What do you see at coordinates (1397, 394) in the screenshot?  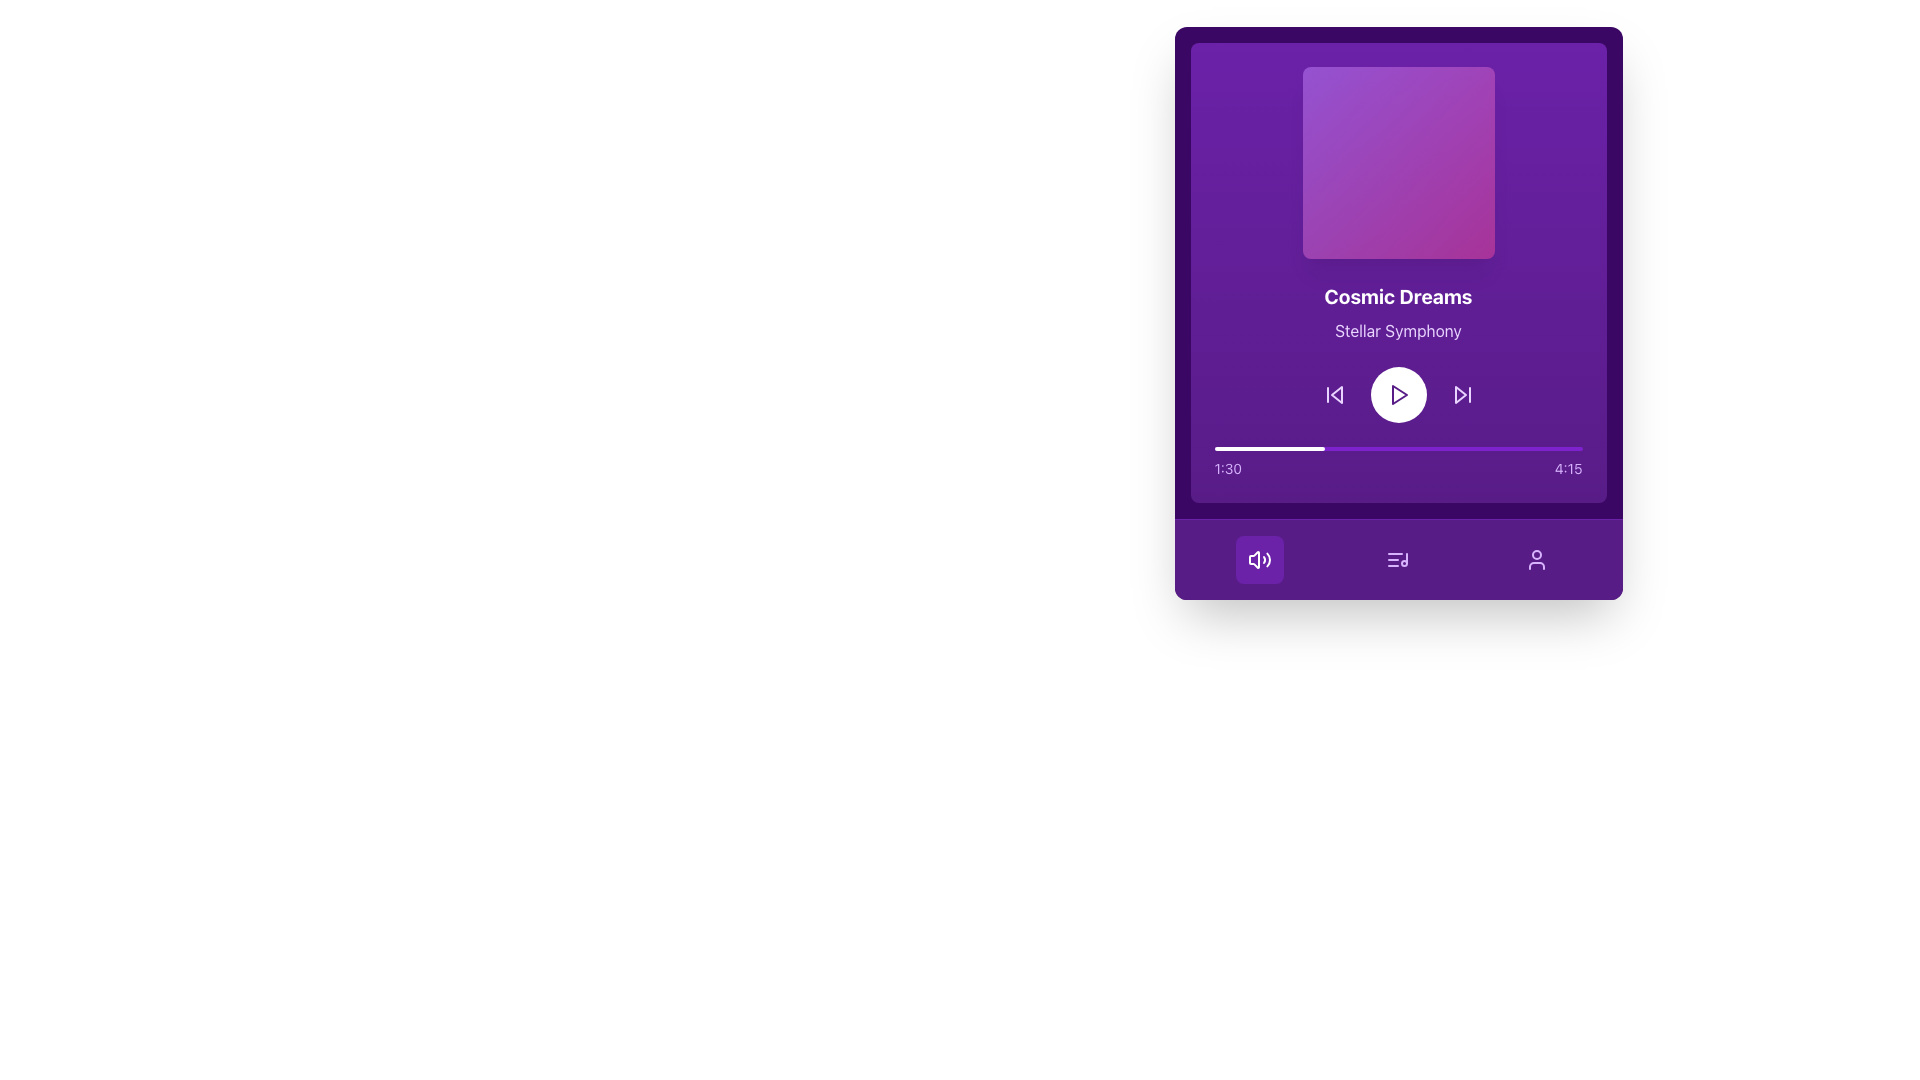 I see `the circular play button with a white background and purple play icon in the center of a music player interface for keyboard activation` at bounding box center [1397, 394].